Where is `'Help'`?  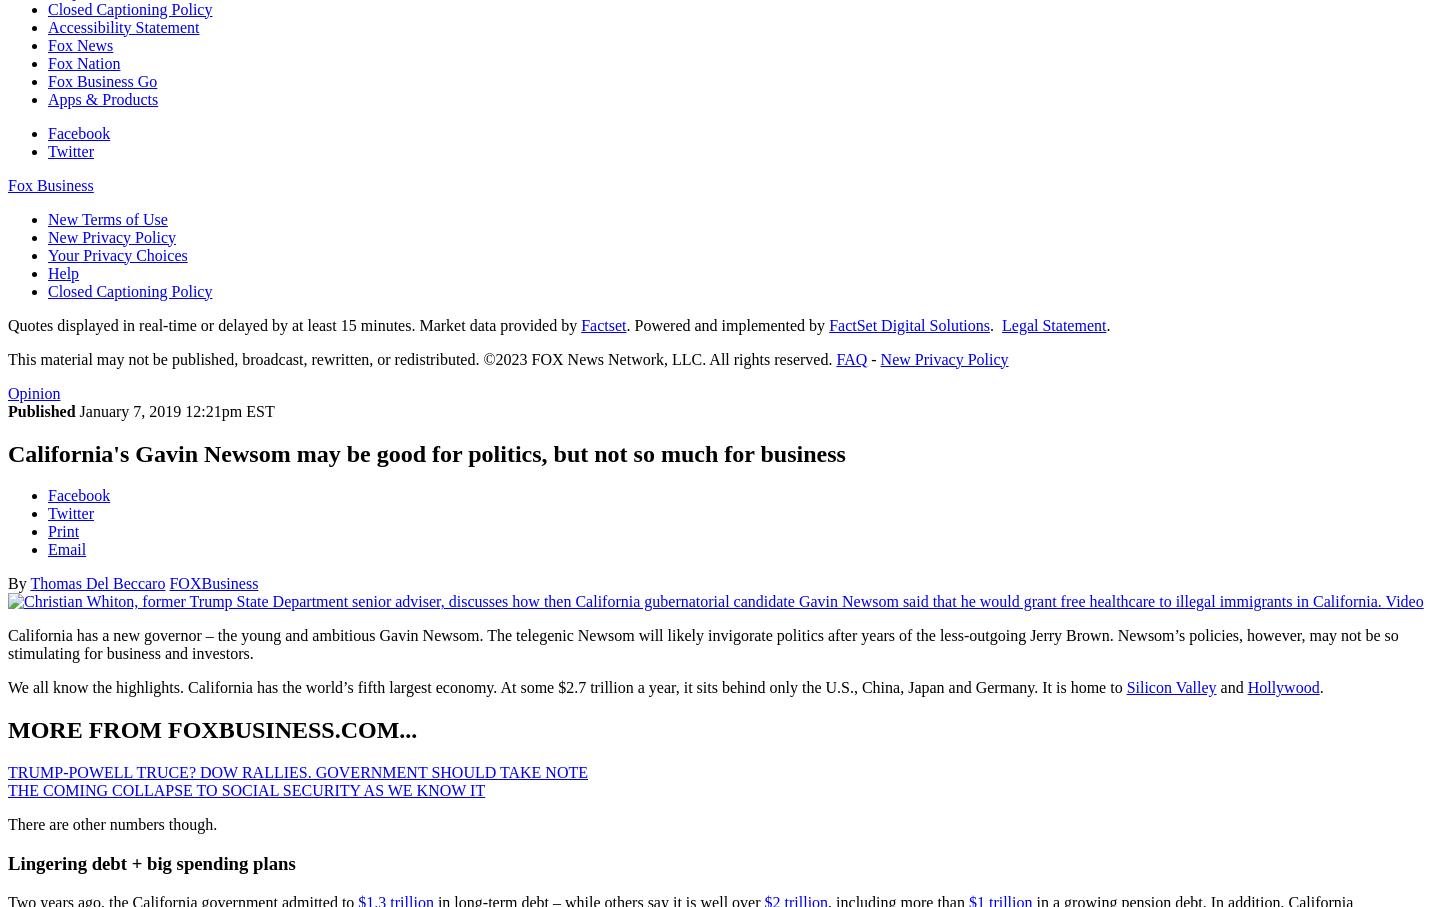
'Help' is located at coordinates (63, 271).